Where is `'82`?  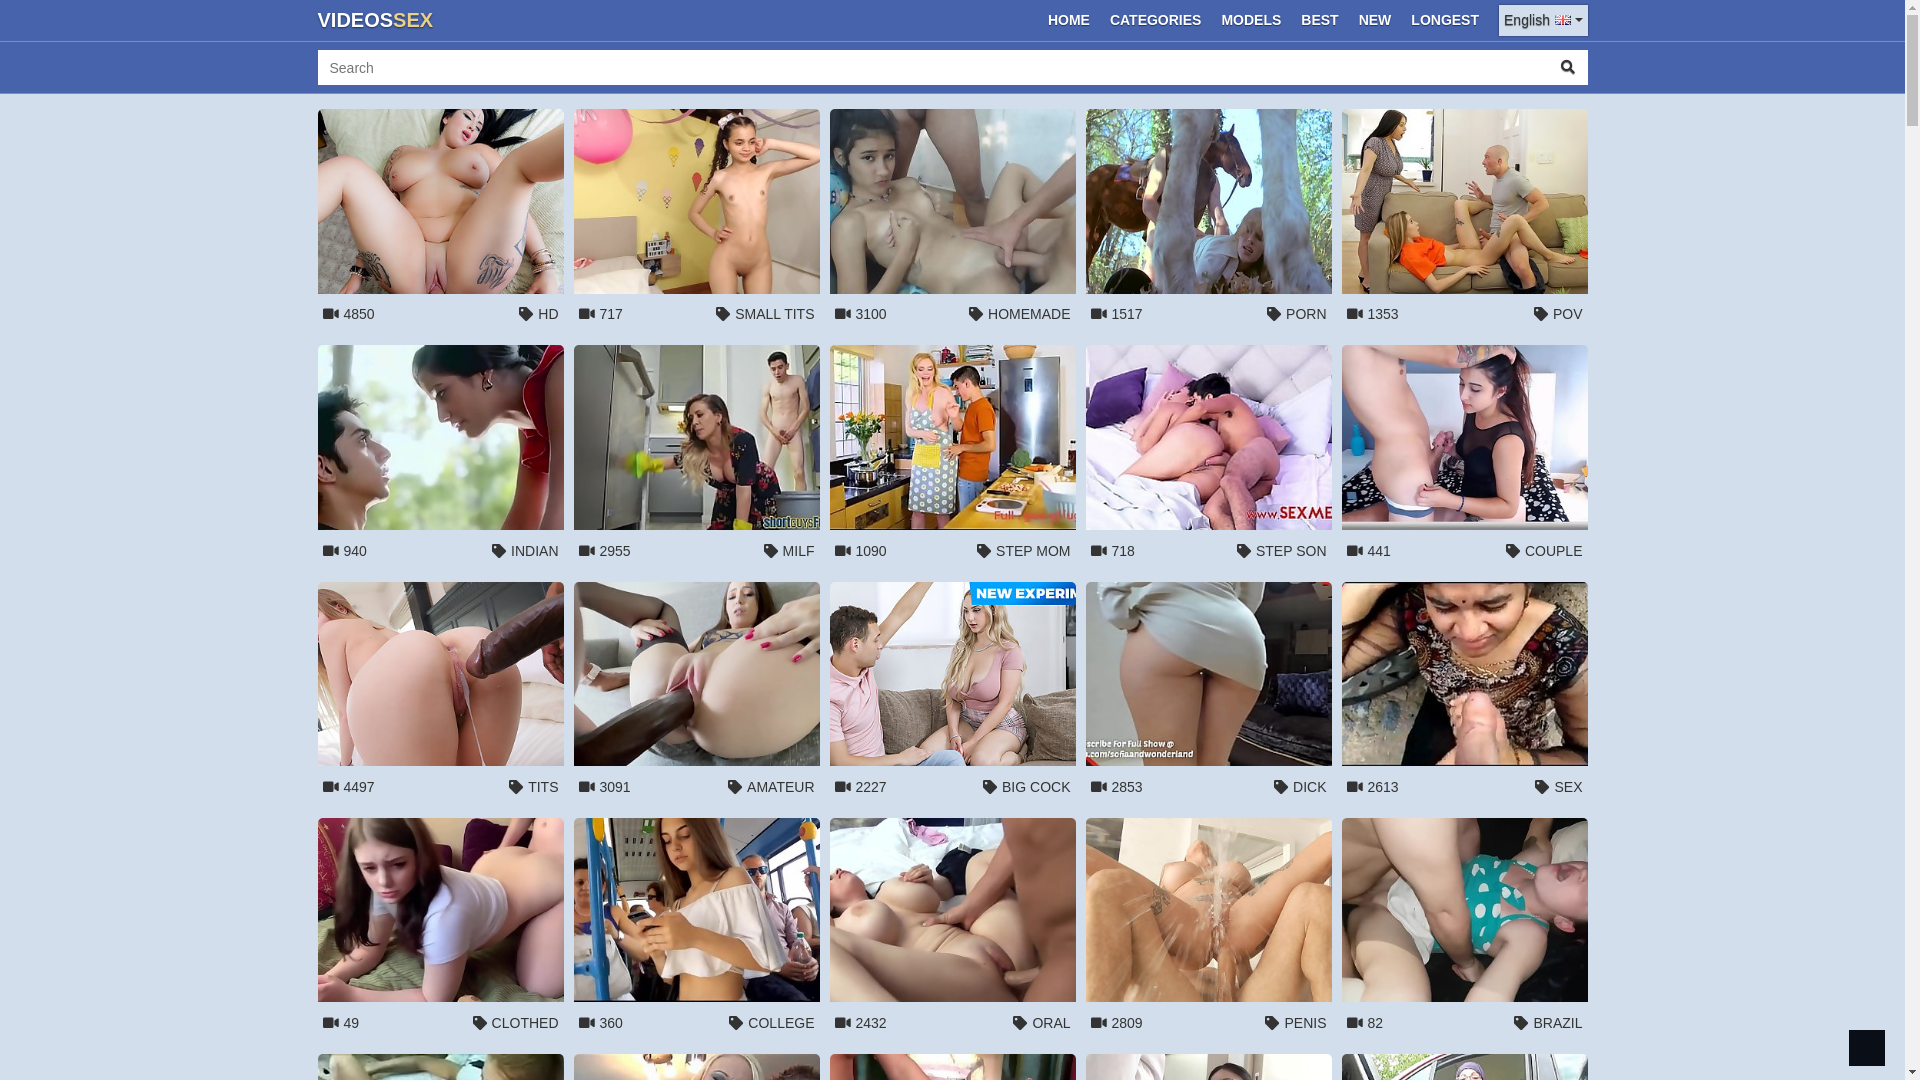
'82 is located at coordinates (1464, 930).